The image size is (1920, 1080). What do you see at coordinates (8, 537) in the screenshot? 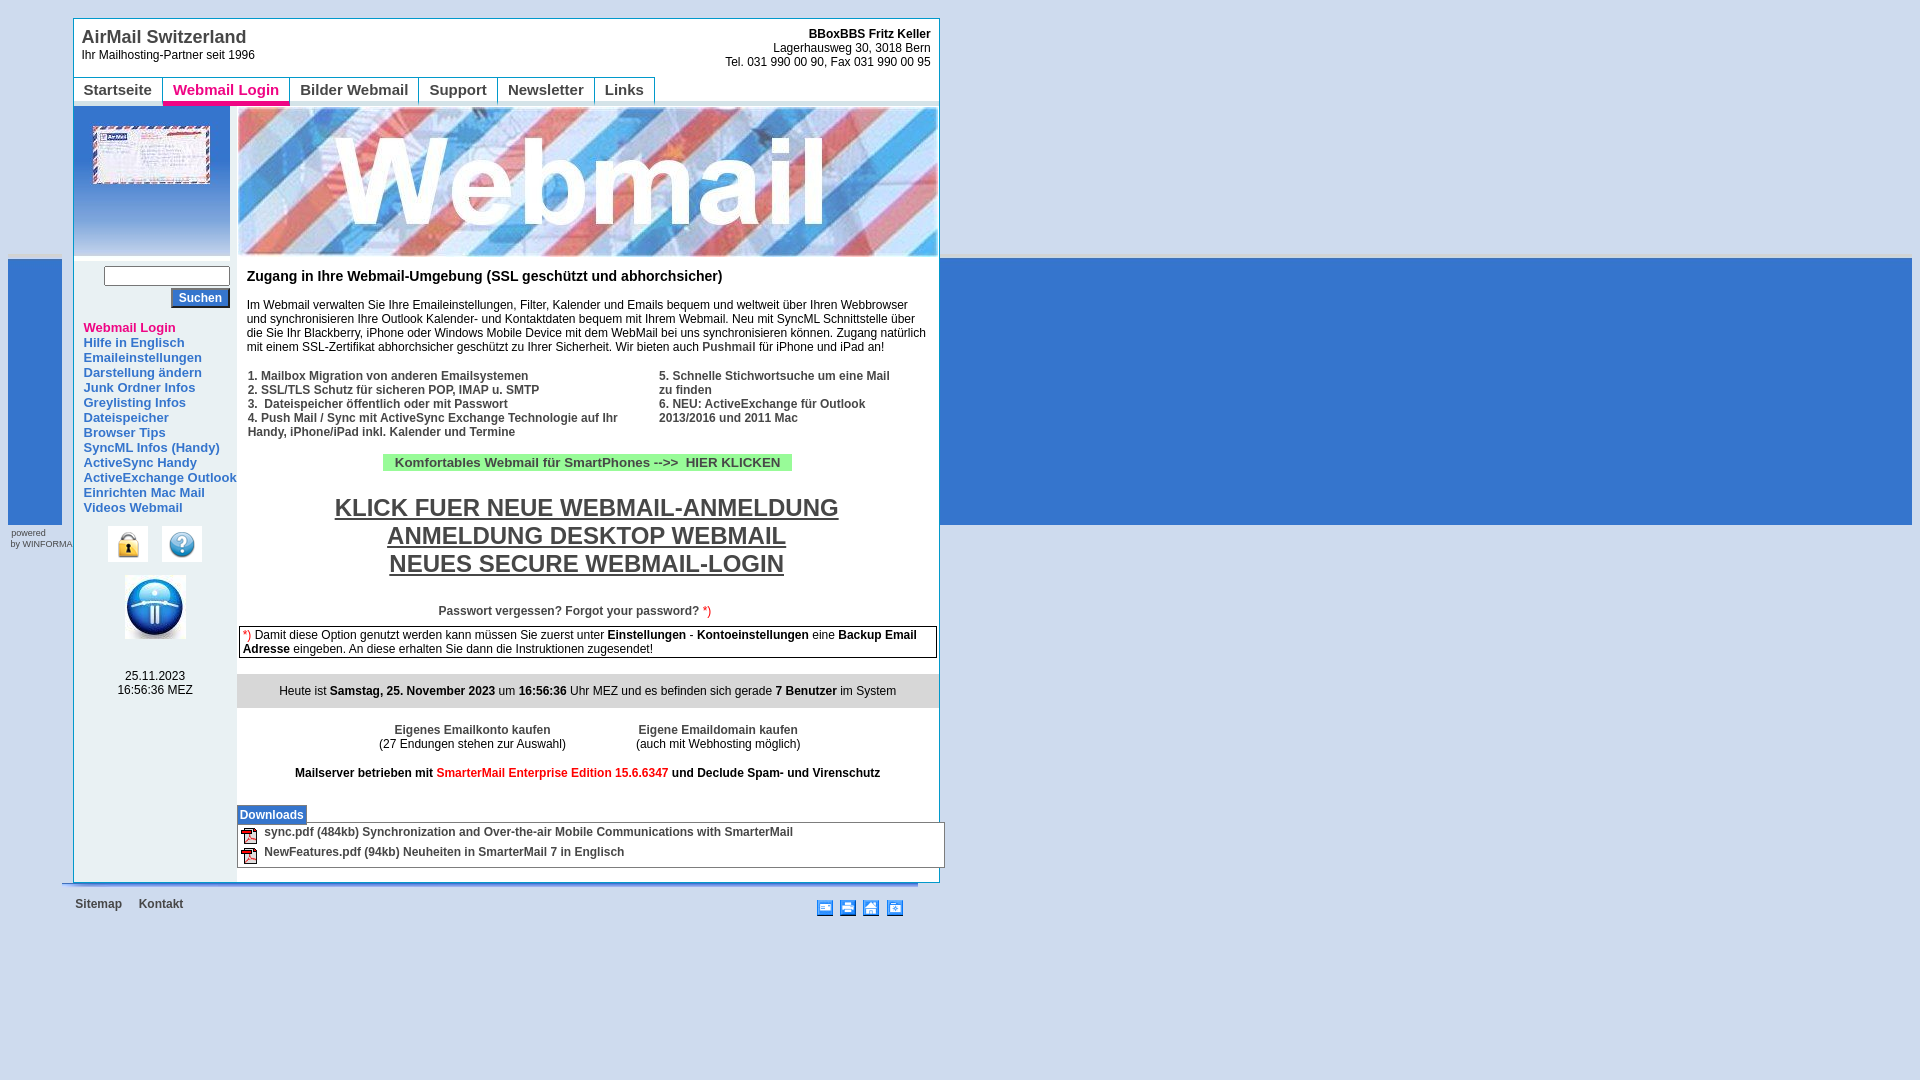
I see `'powered` at bounding box center [8, 537].